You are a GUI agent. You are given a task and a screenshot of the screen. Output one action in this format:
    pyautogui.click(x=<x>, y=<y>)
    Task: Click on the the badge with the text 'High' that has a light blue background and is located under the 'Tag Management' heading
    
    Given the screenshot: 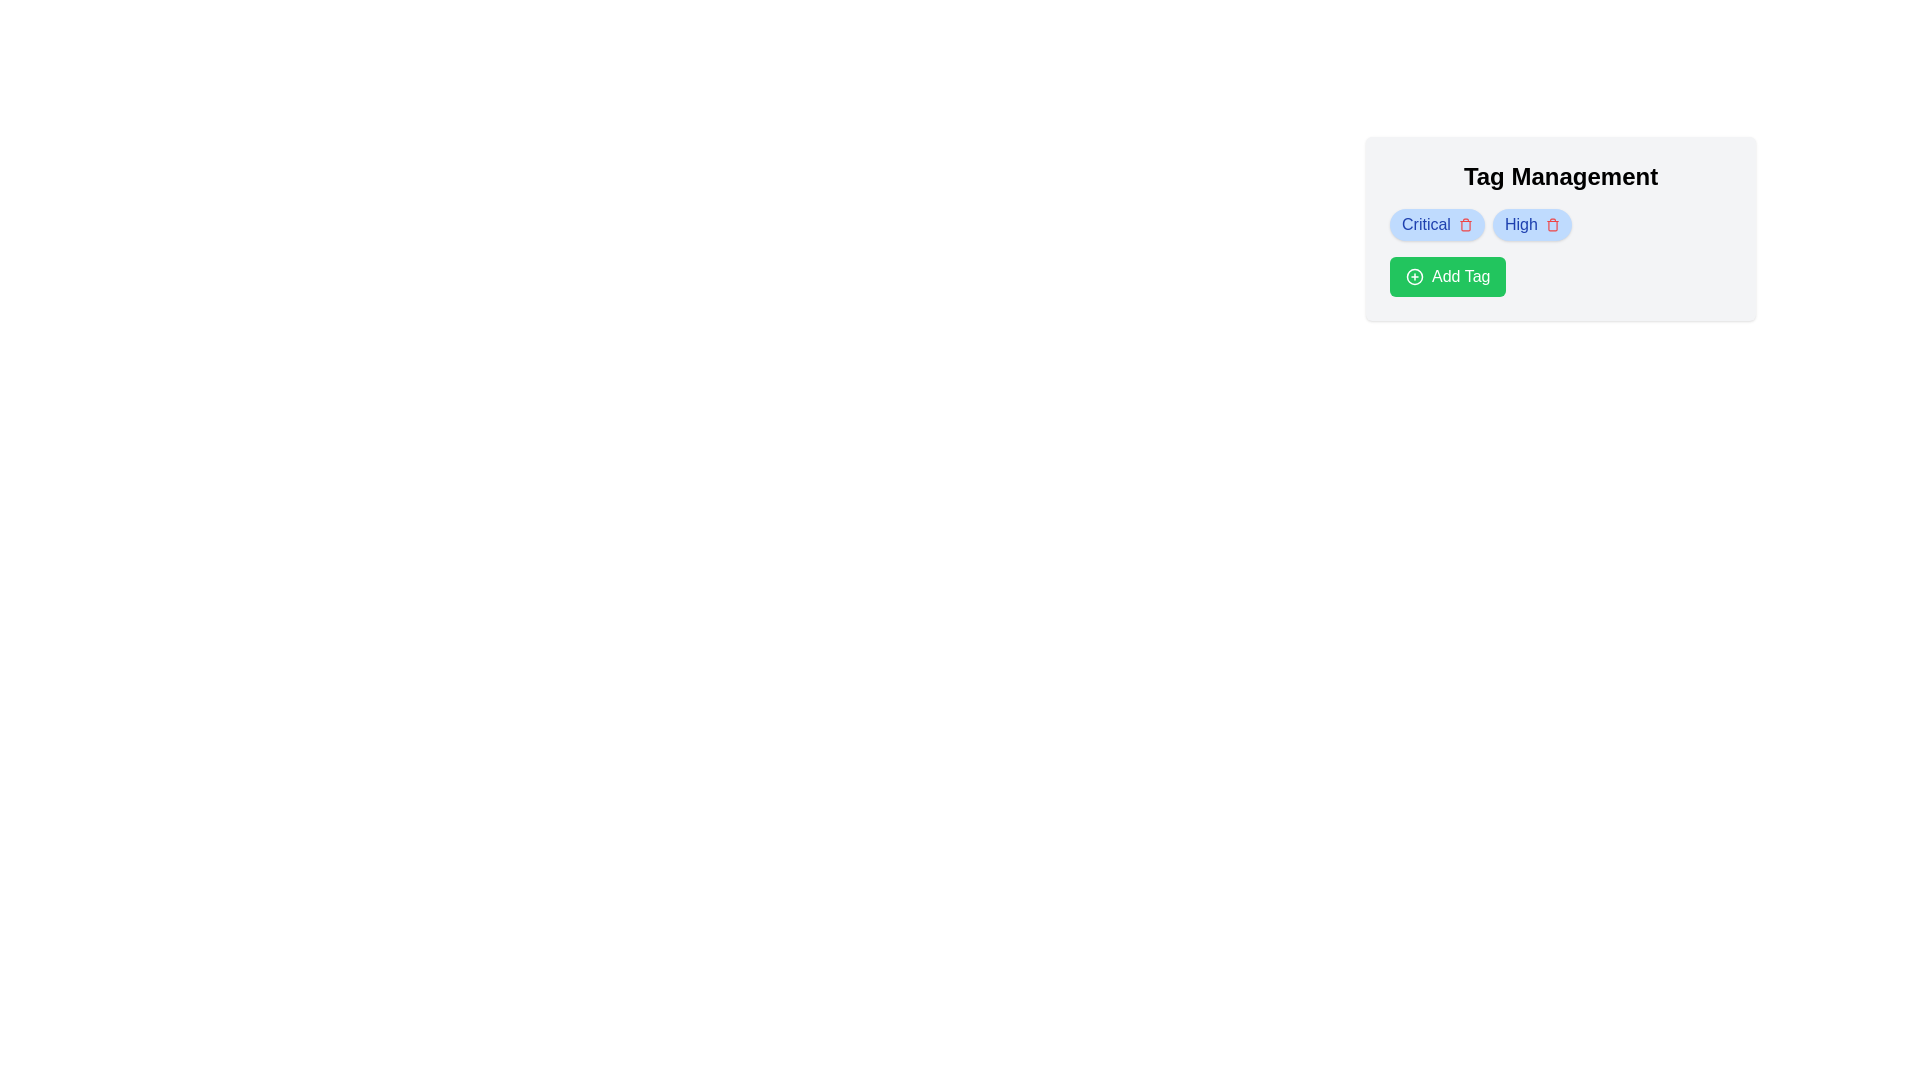 What is the action you would take?
    pyautogui.click(x=1531, y=224)
    